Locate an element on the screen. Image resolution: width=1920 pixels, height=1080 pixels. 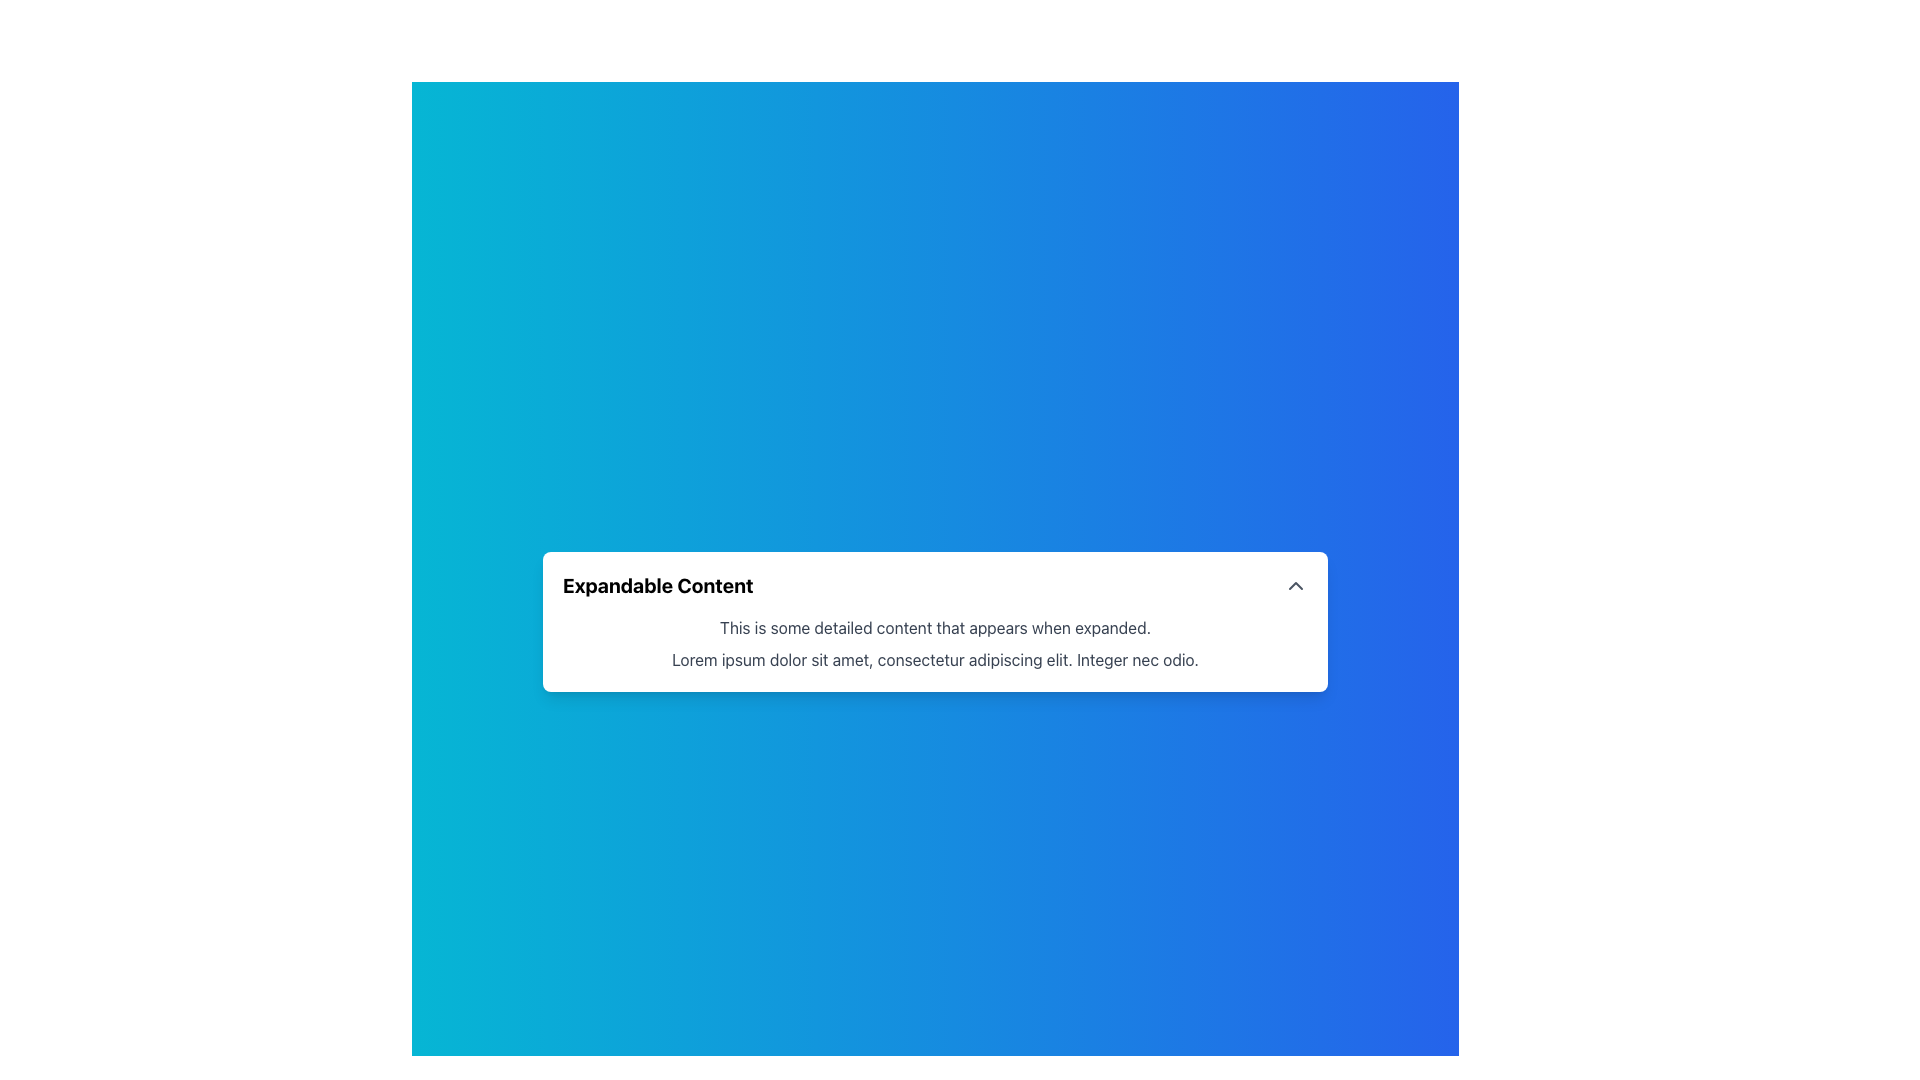
the small, triangular-shaped chevron icon pointing upwards, located at the far-right side of the 'Expandable Content' section is located at coordinates (1296, 585).